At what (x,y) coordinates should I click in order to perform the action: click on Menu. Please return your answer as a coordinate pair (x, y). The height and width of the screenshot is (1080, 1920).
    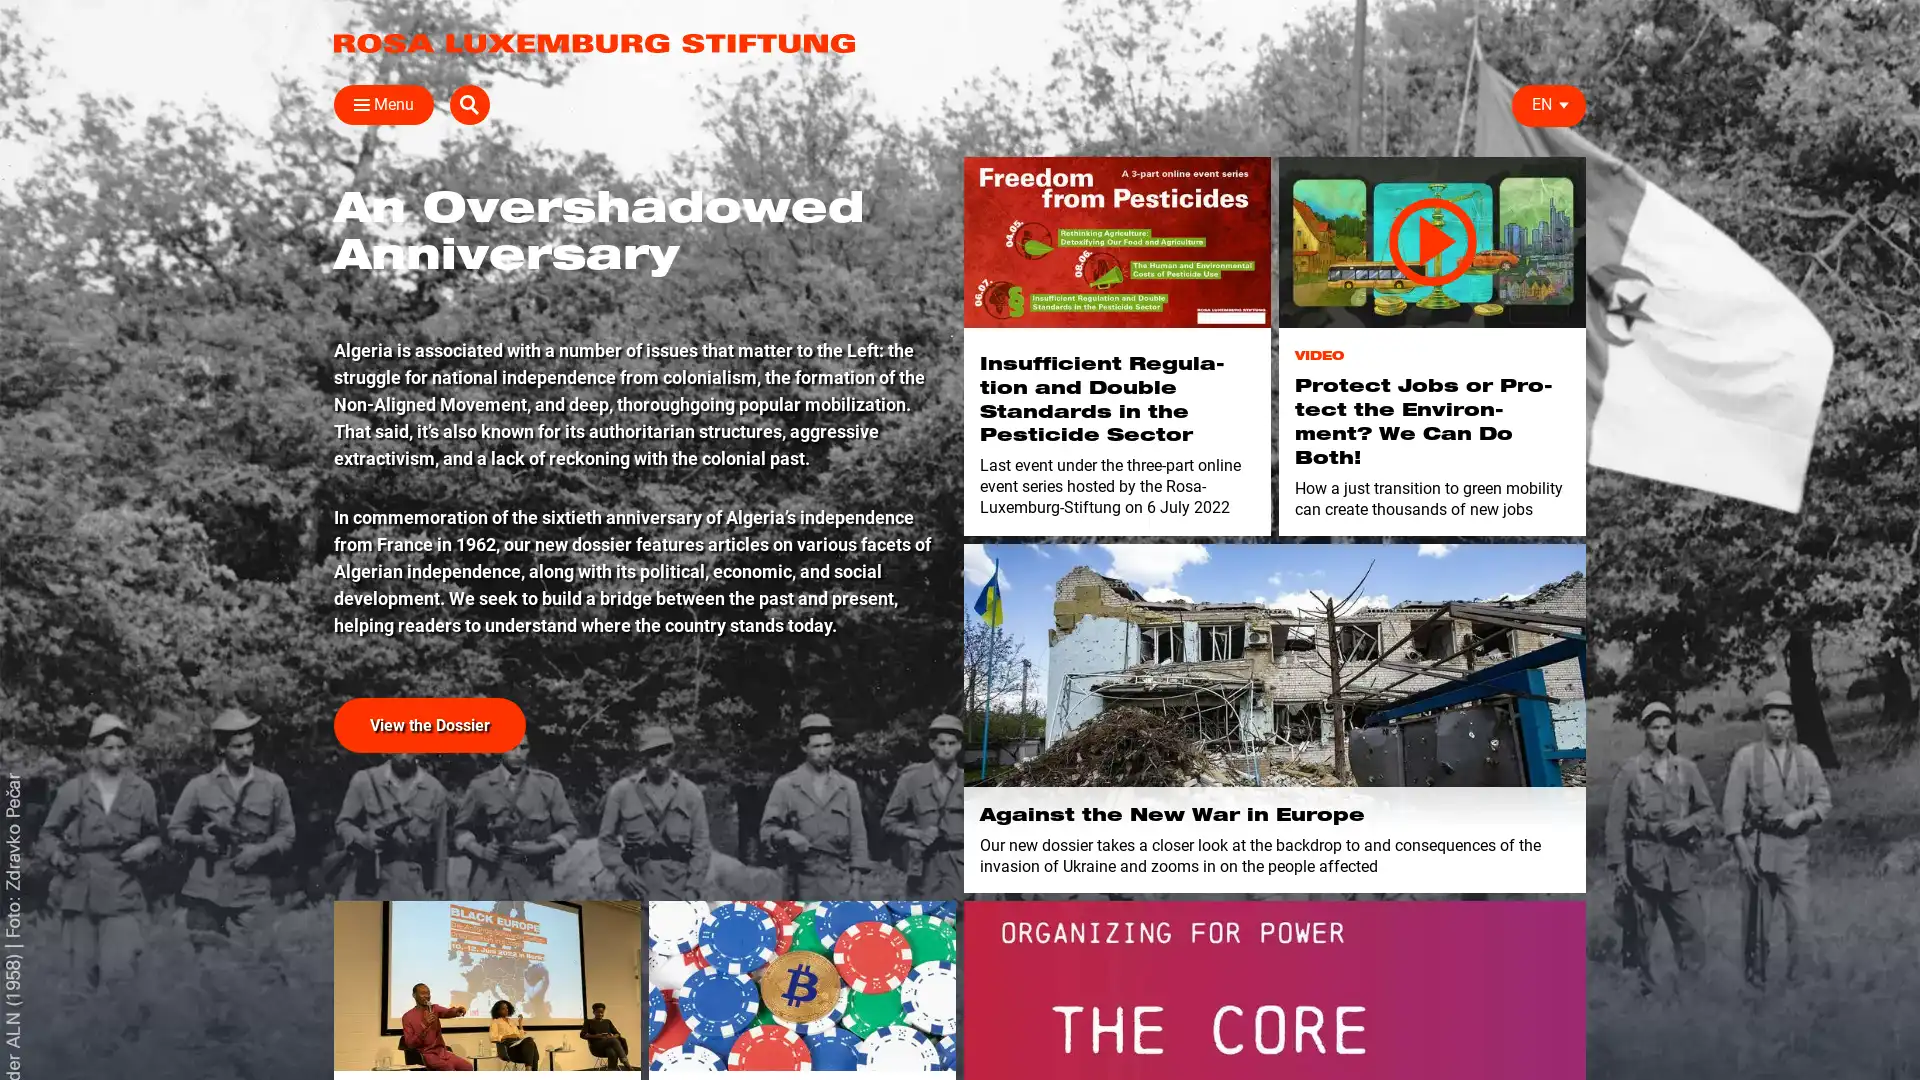
    Looking at the image, I should click on (384, 104).